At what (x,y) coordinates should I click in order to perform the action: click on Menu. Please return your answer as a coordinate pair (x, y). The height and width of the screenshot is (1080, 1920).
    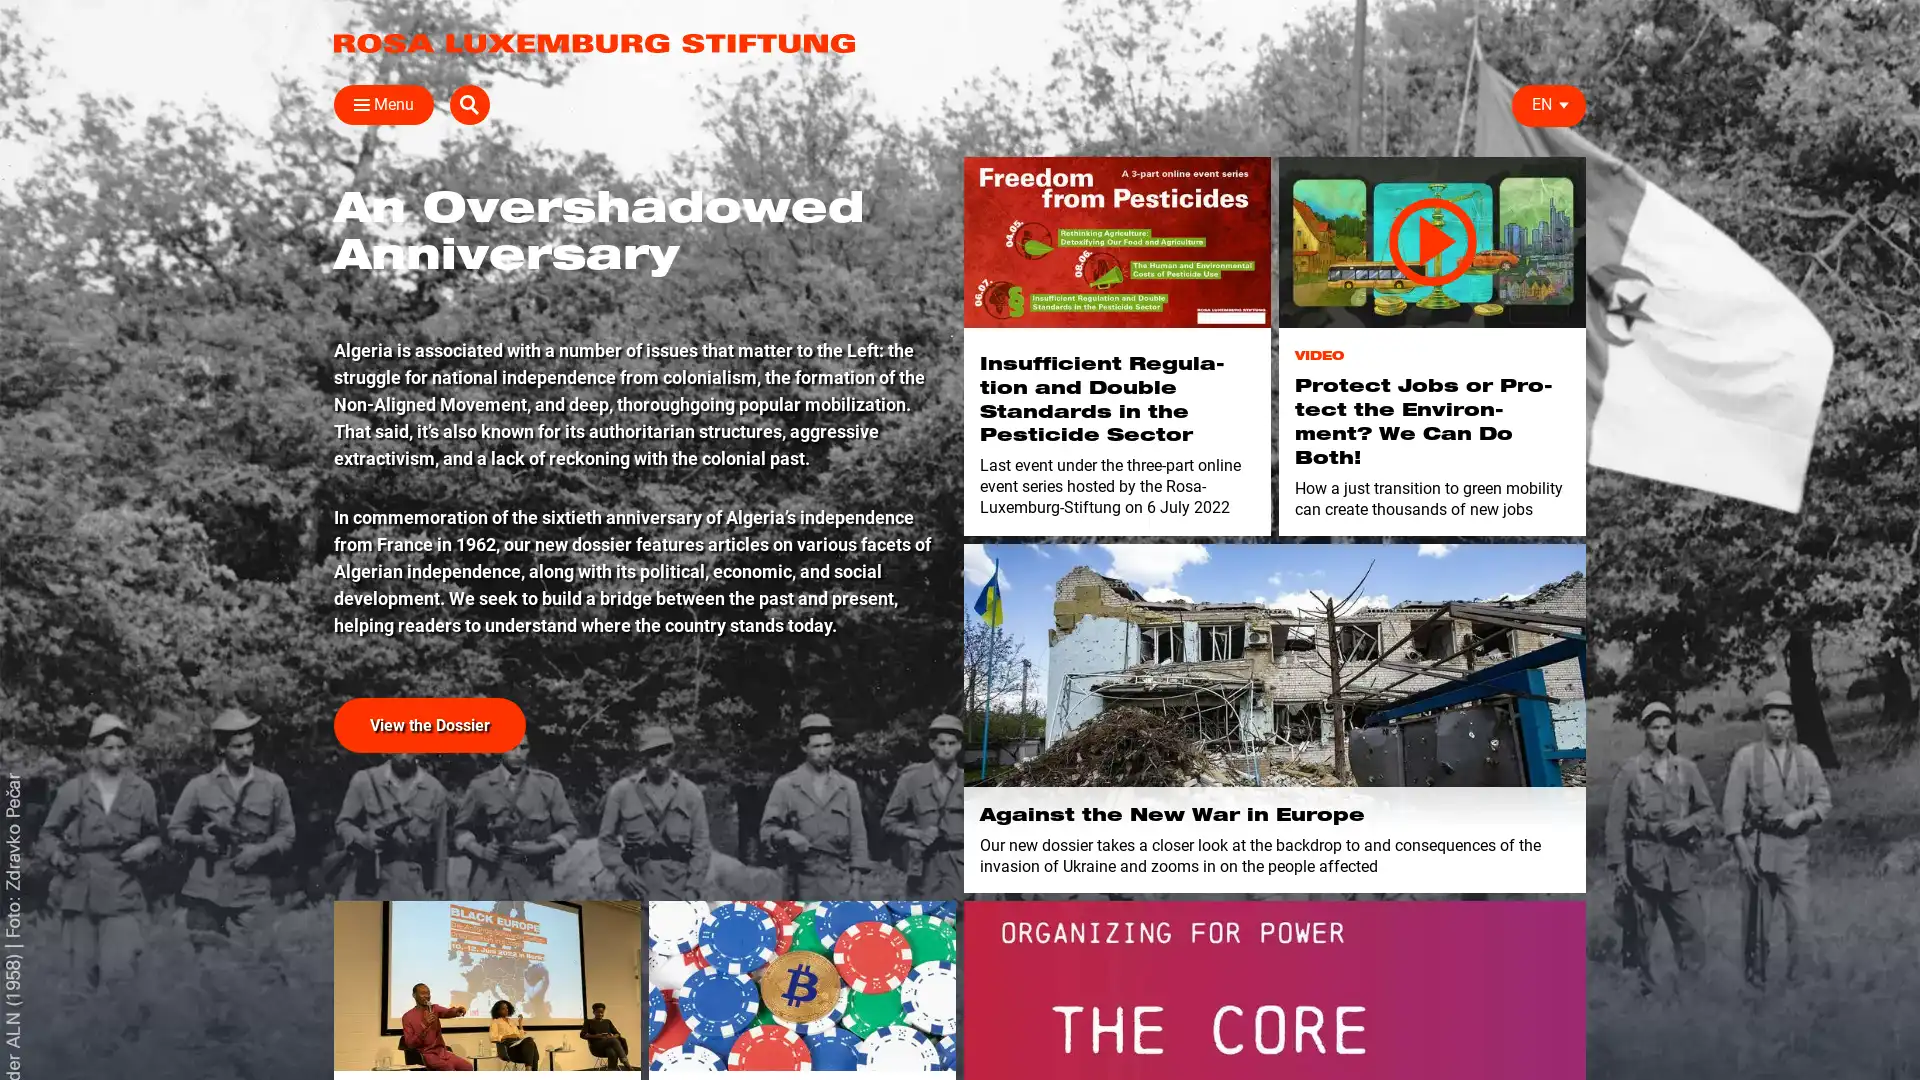
    Looking at the image, I should click on (384, 104).